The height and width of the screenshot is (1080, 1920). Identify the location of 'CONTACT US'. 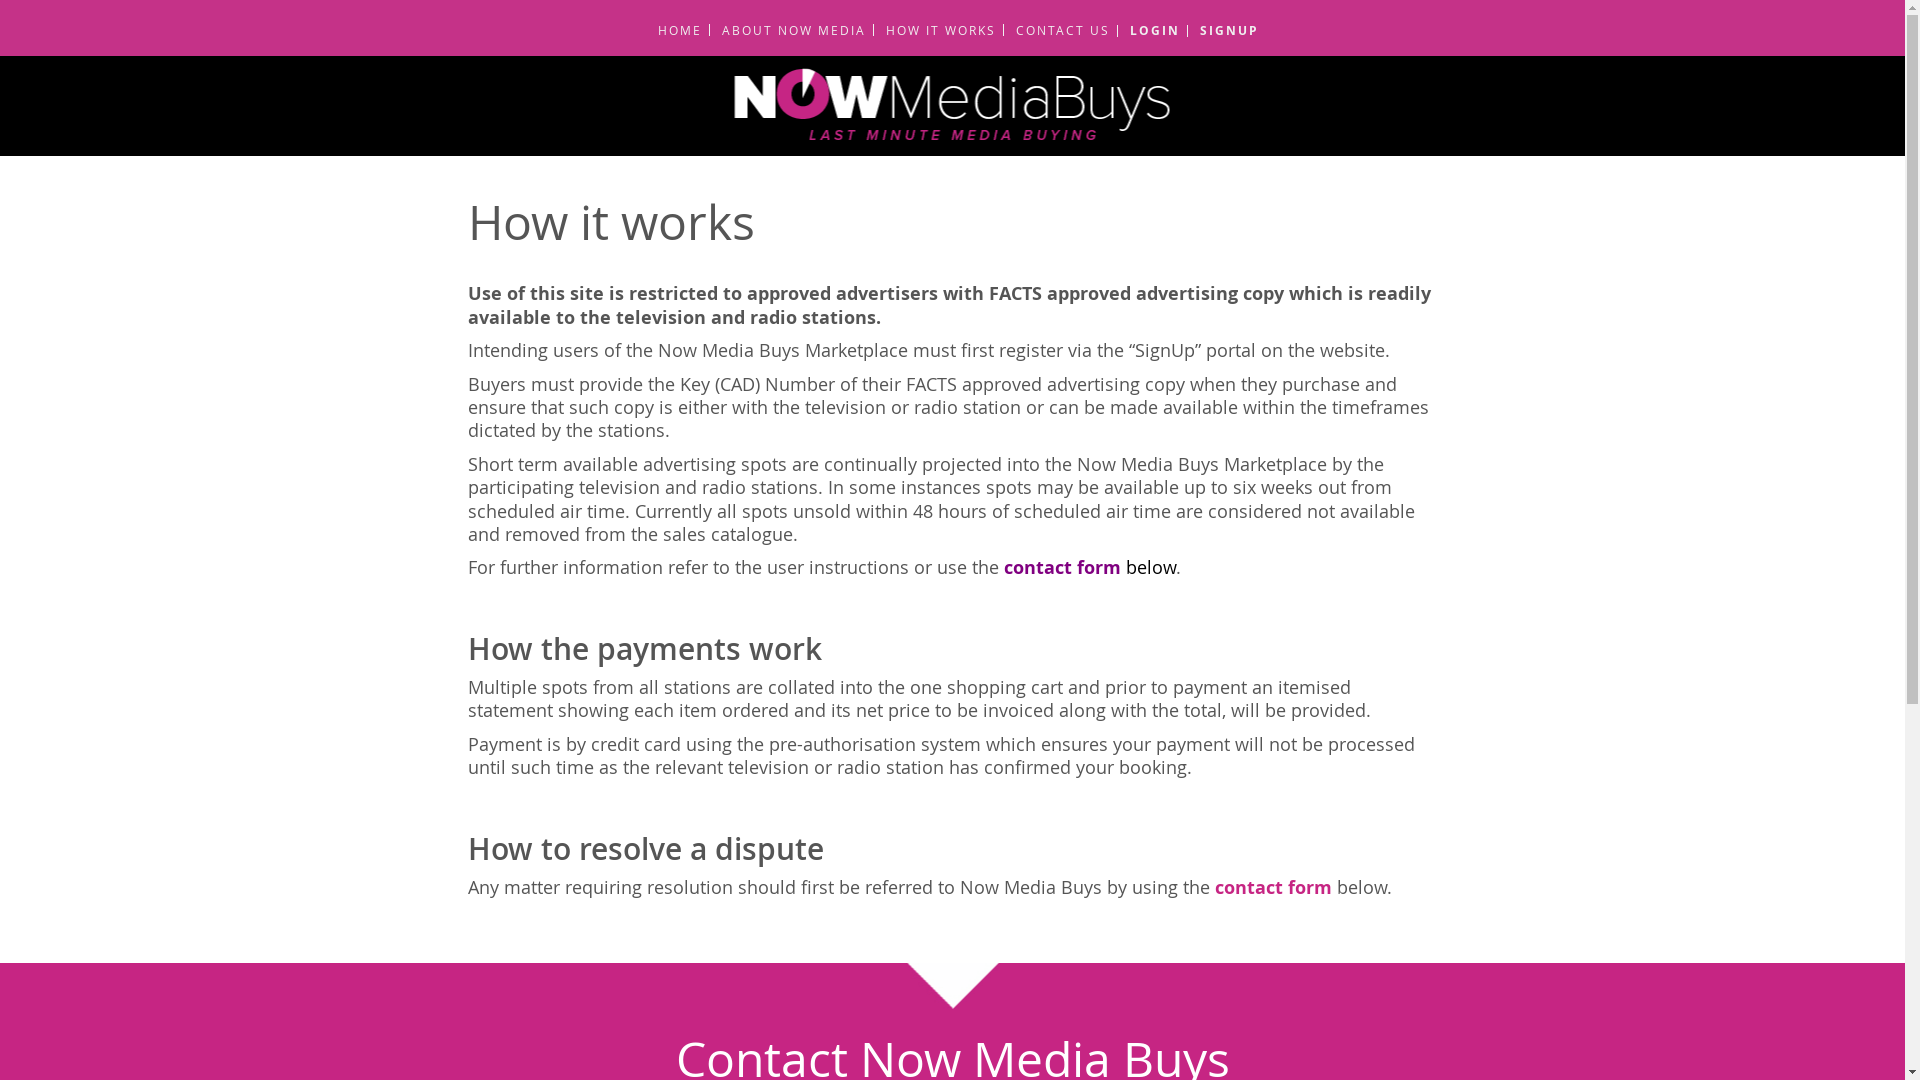
(1055, 30).